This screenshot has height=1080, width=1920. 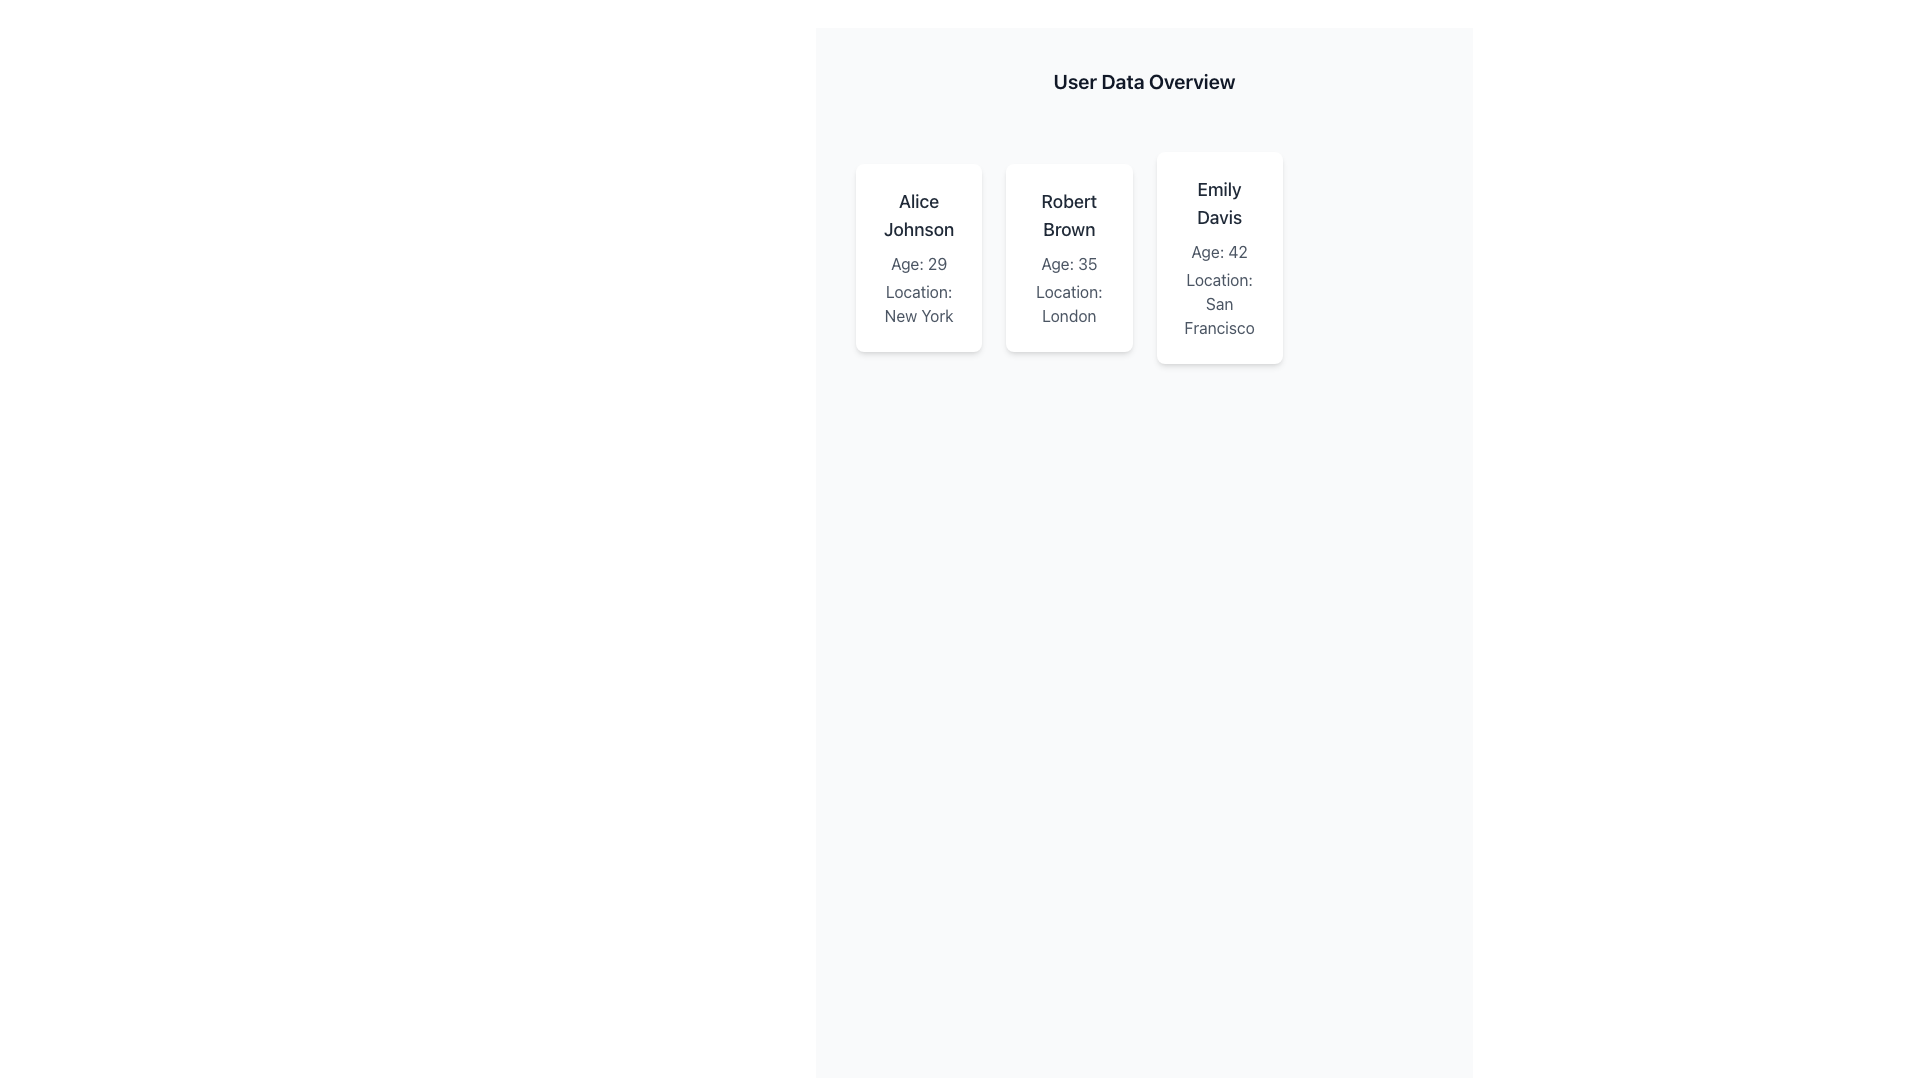 I want to click on information displayed in the user name text label, which is located at the top of the user profile card, so click(x=1068, y=216).